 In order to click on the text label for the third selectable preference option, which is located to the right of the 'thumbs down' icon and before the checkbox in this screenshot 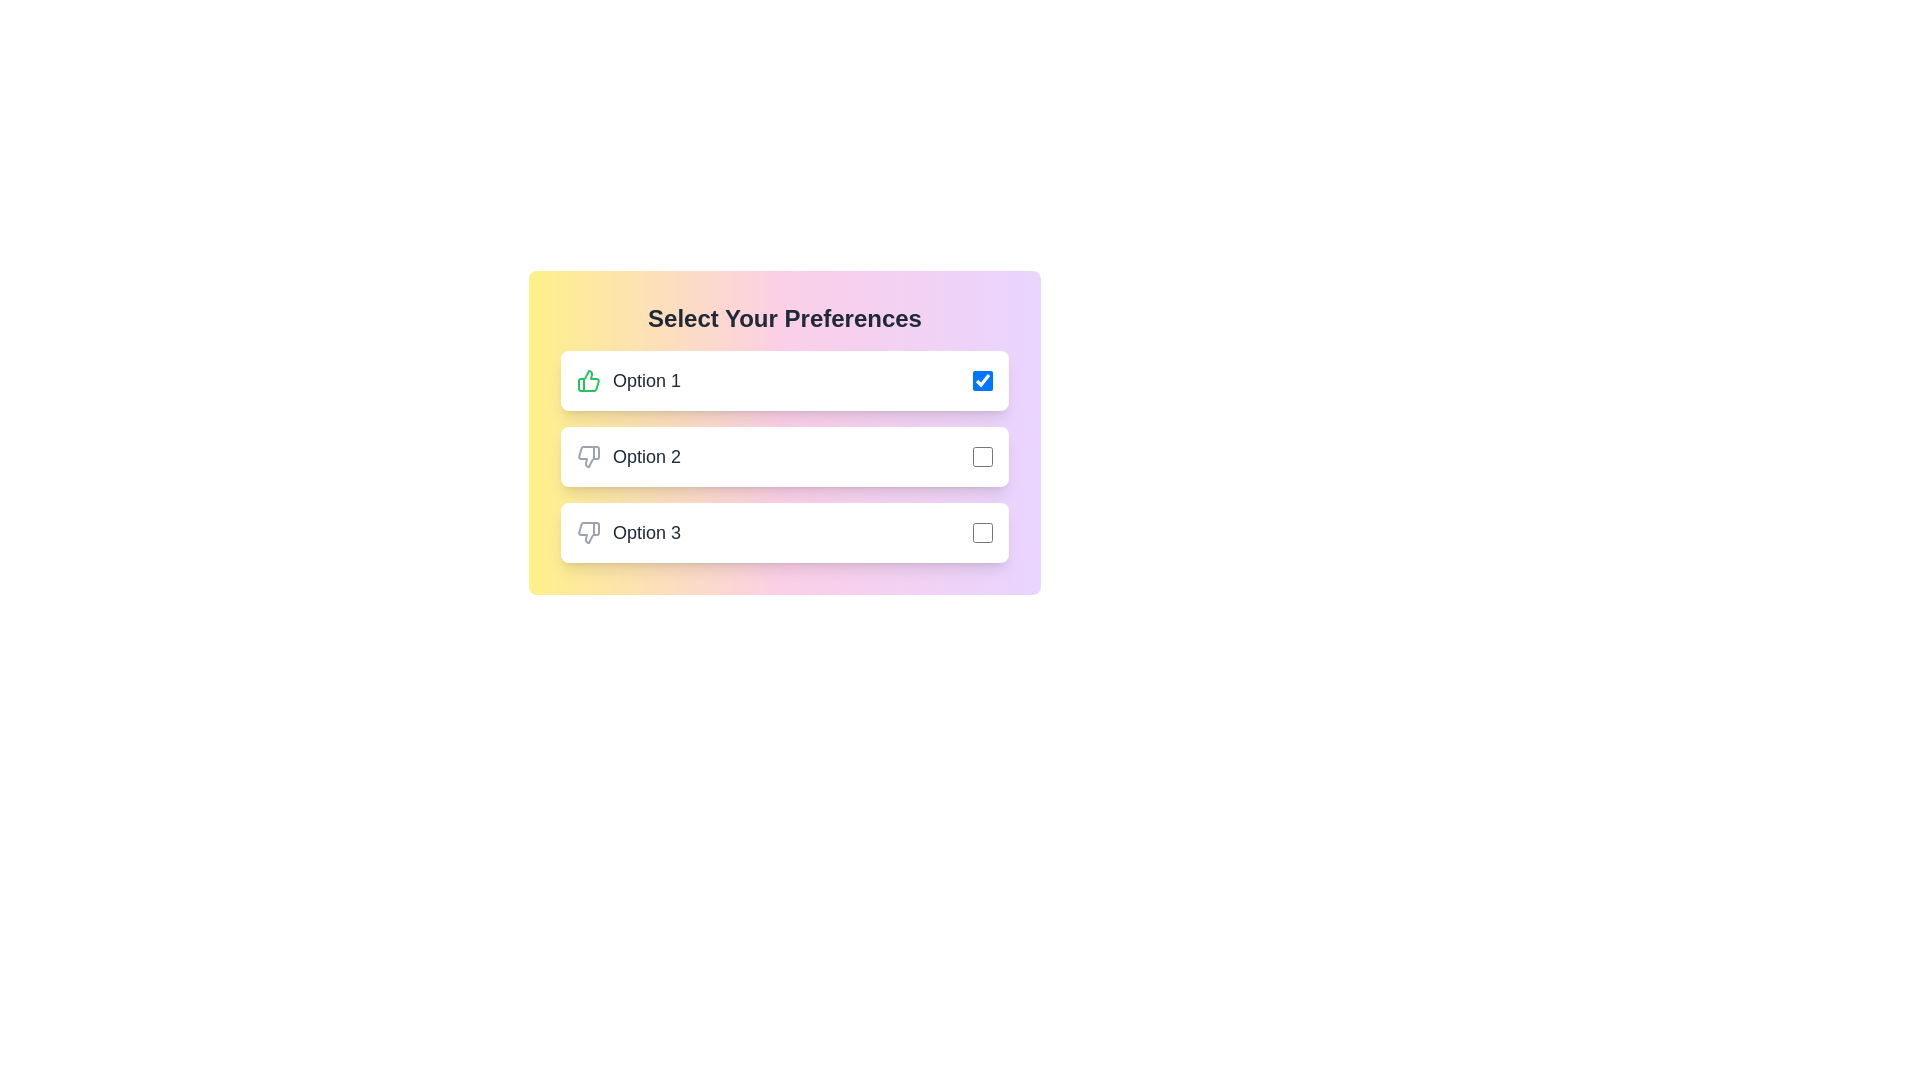, I will do `click(647, 531)`.